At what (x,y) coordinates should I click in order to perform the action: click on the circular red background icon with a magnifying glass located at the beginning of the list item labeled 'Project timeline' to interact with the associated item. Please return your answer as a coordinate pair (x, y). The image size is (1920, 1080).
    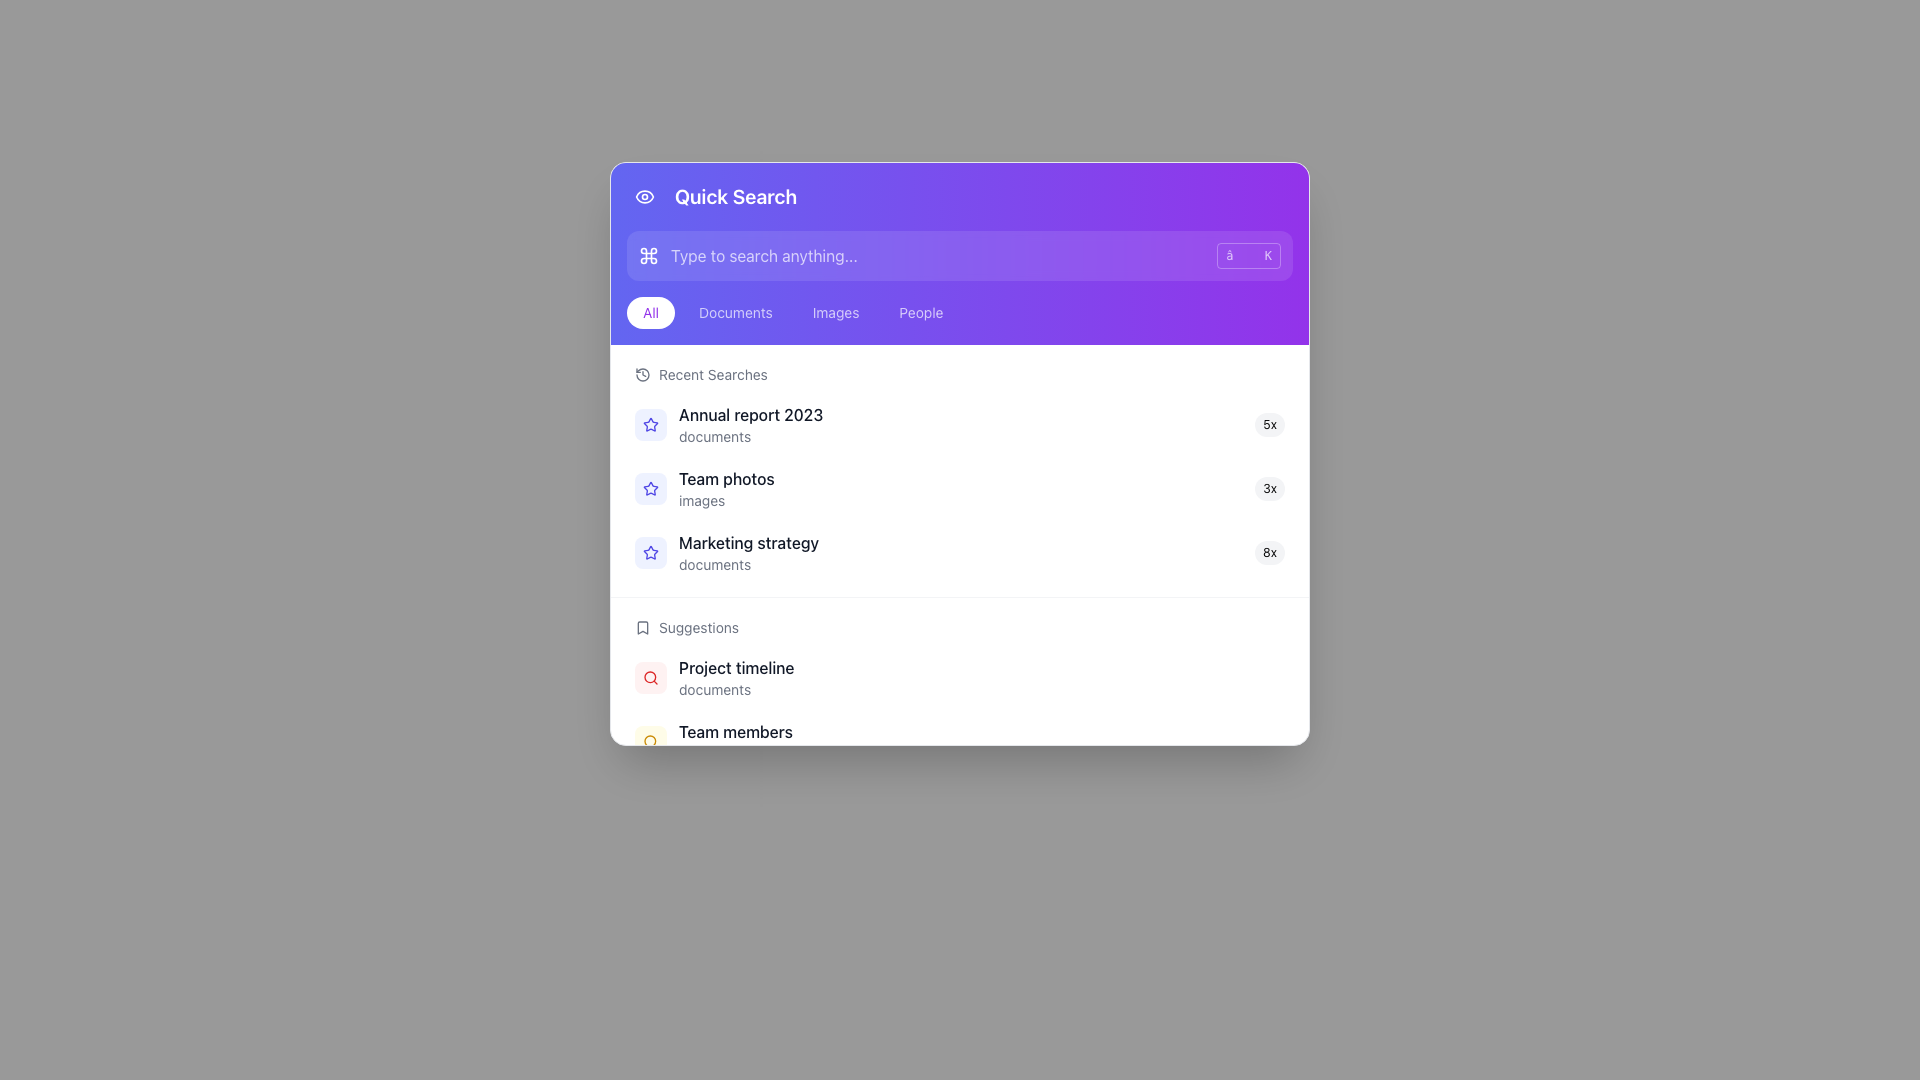
    Looking at the image, I should click on (651, 677).